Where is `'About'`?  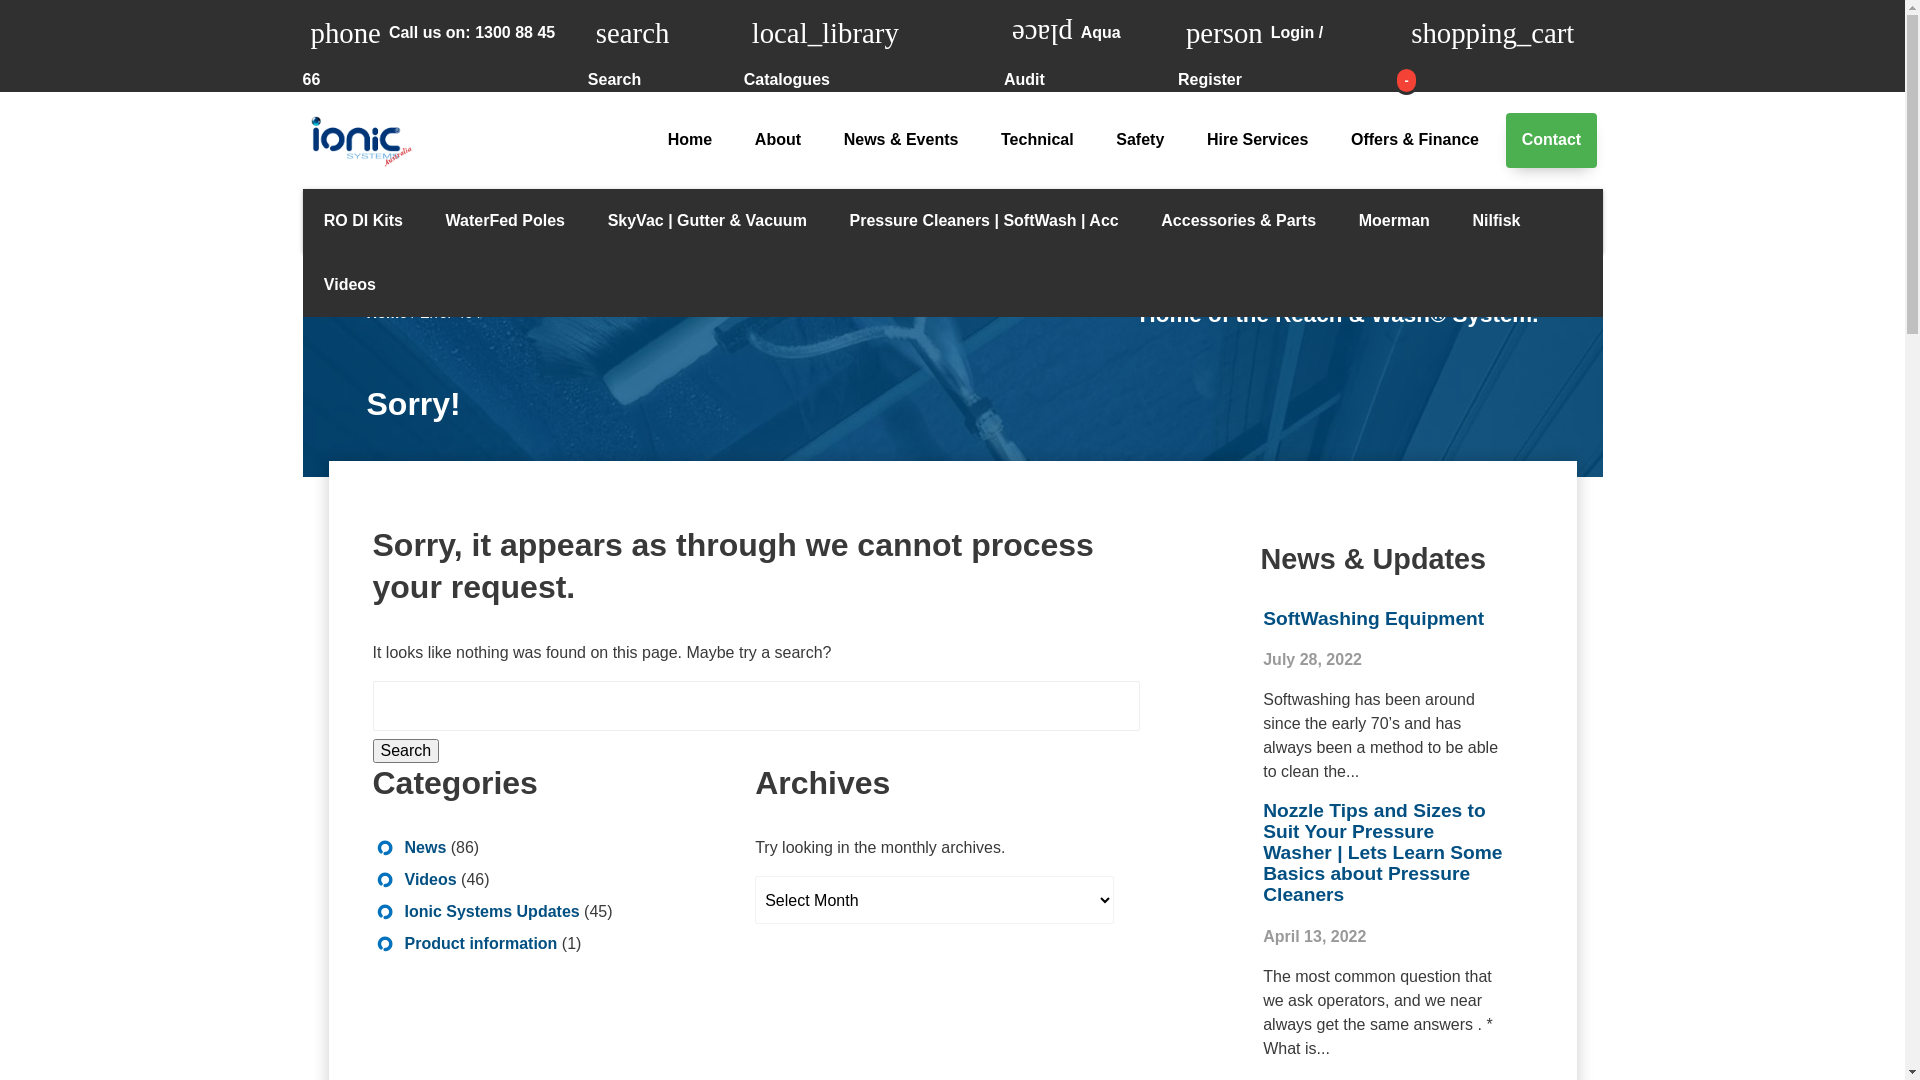
'About' is located at coordinates (777, 139).